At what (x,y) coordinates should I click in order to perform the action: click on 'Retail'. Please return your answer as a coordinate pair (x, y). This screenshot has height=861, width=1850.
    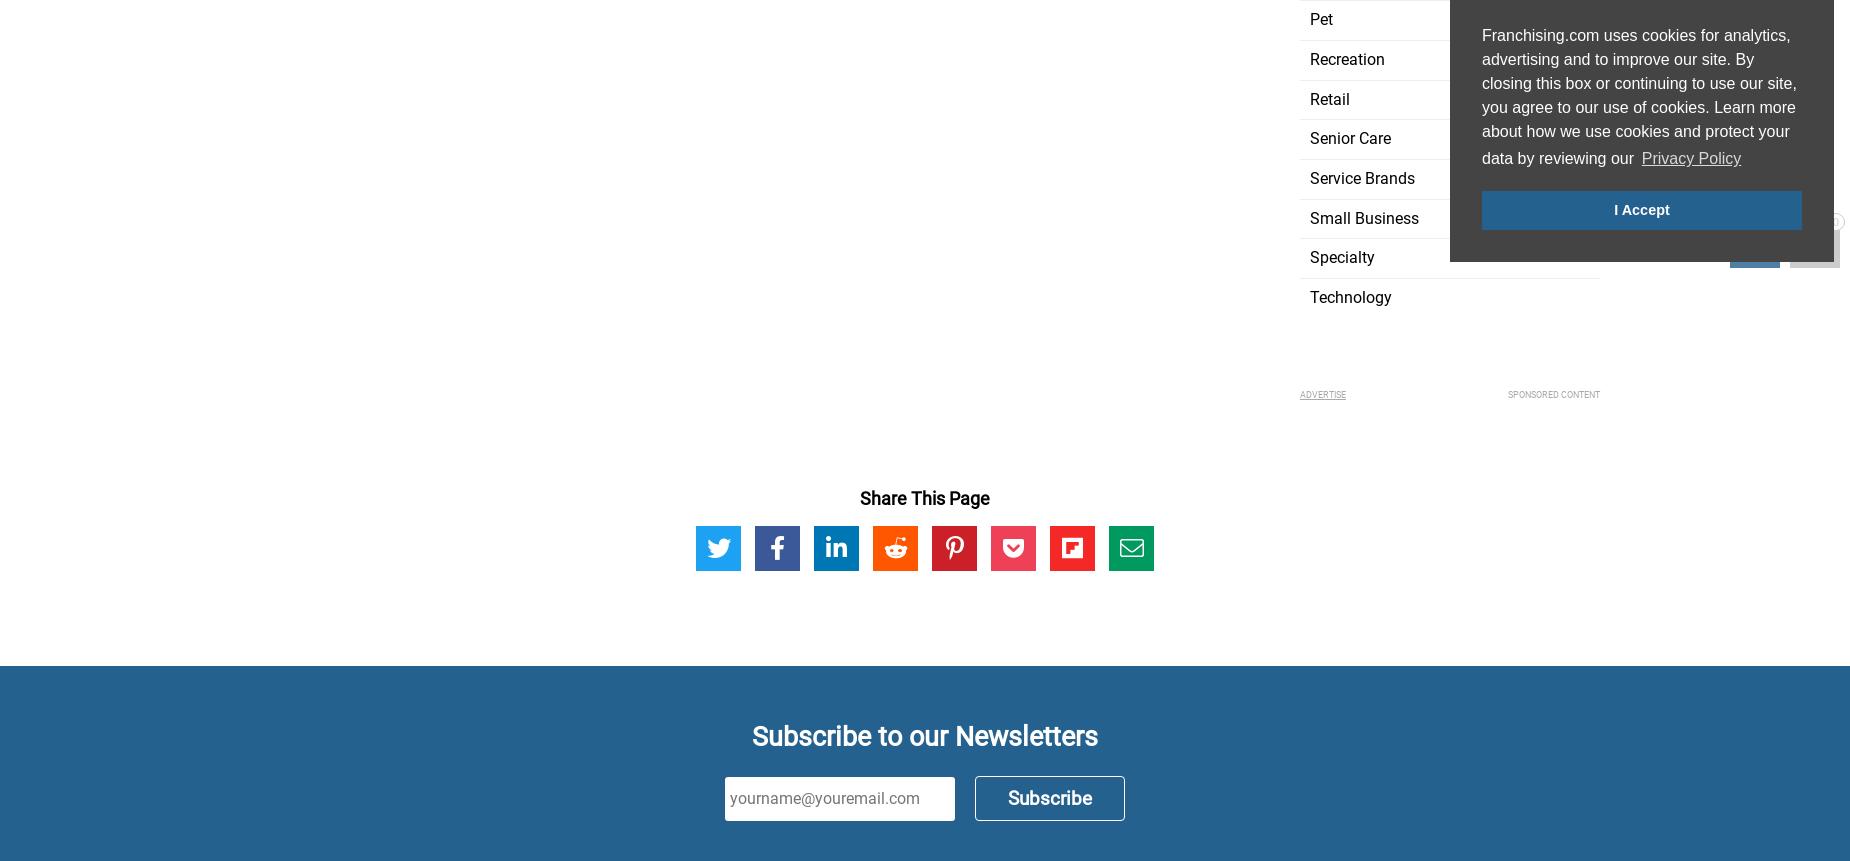
    Looking at the image, I should click on (1328, 97).